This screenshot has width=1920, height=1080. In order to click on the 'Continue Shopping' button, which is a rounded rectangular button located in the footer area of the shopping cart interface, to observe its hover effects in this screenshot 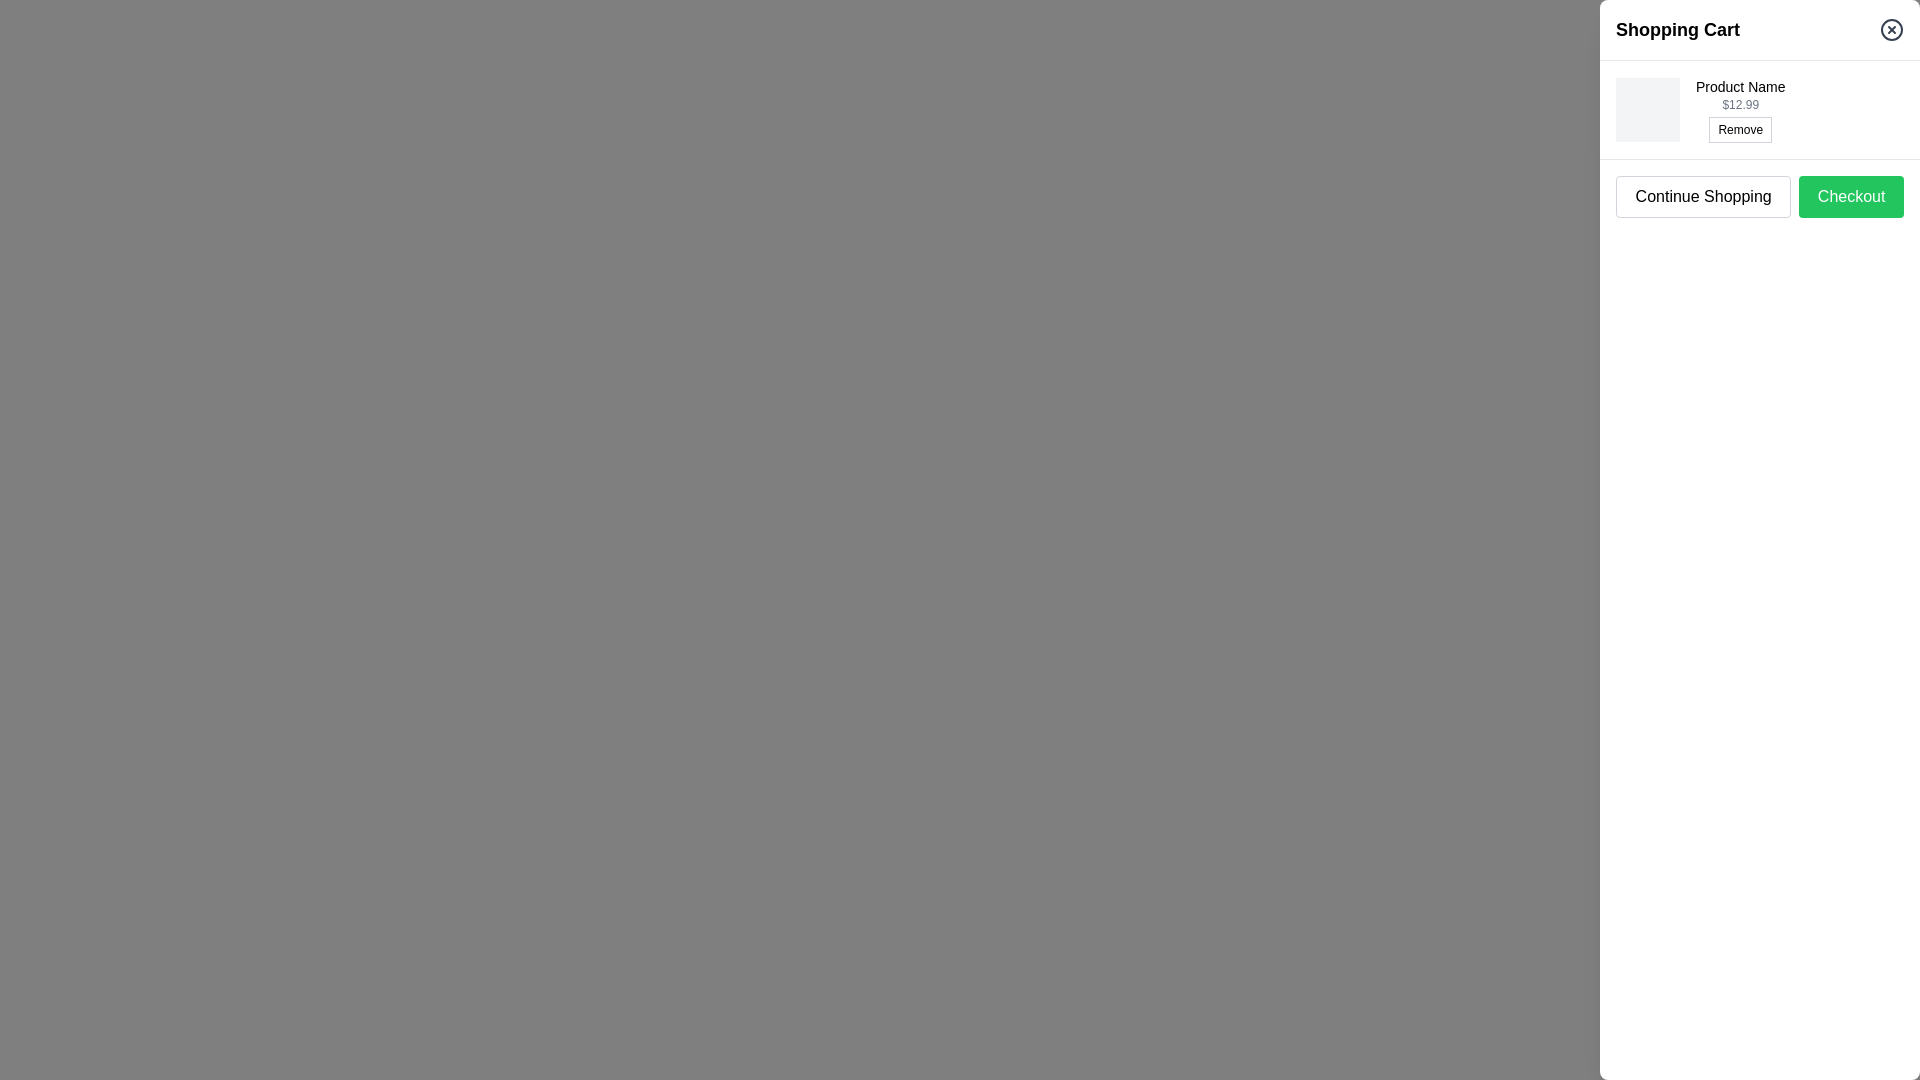, I will do `click(1702, 196)`.